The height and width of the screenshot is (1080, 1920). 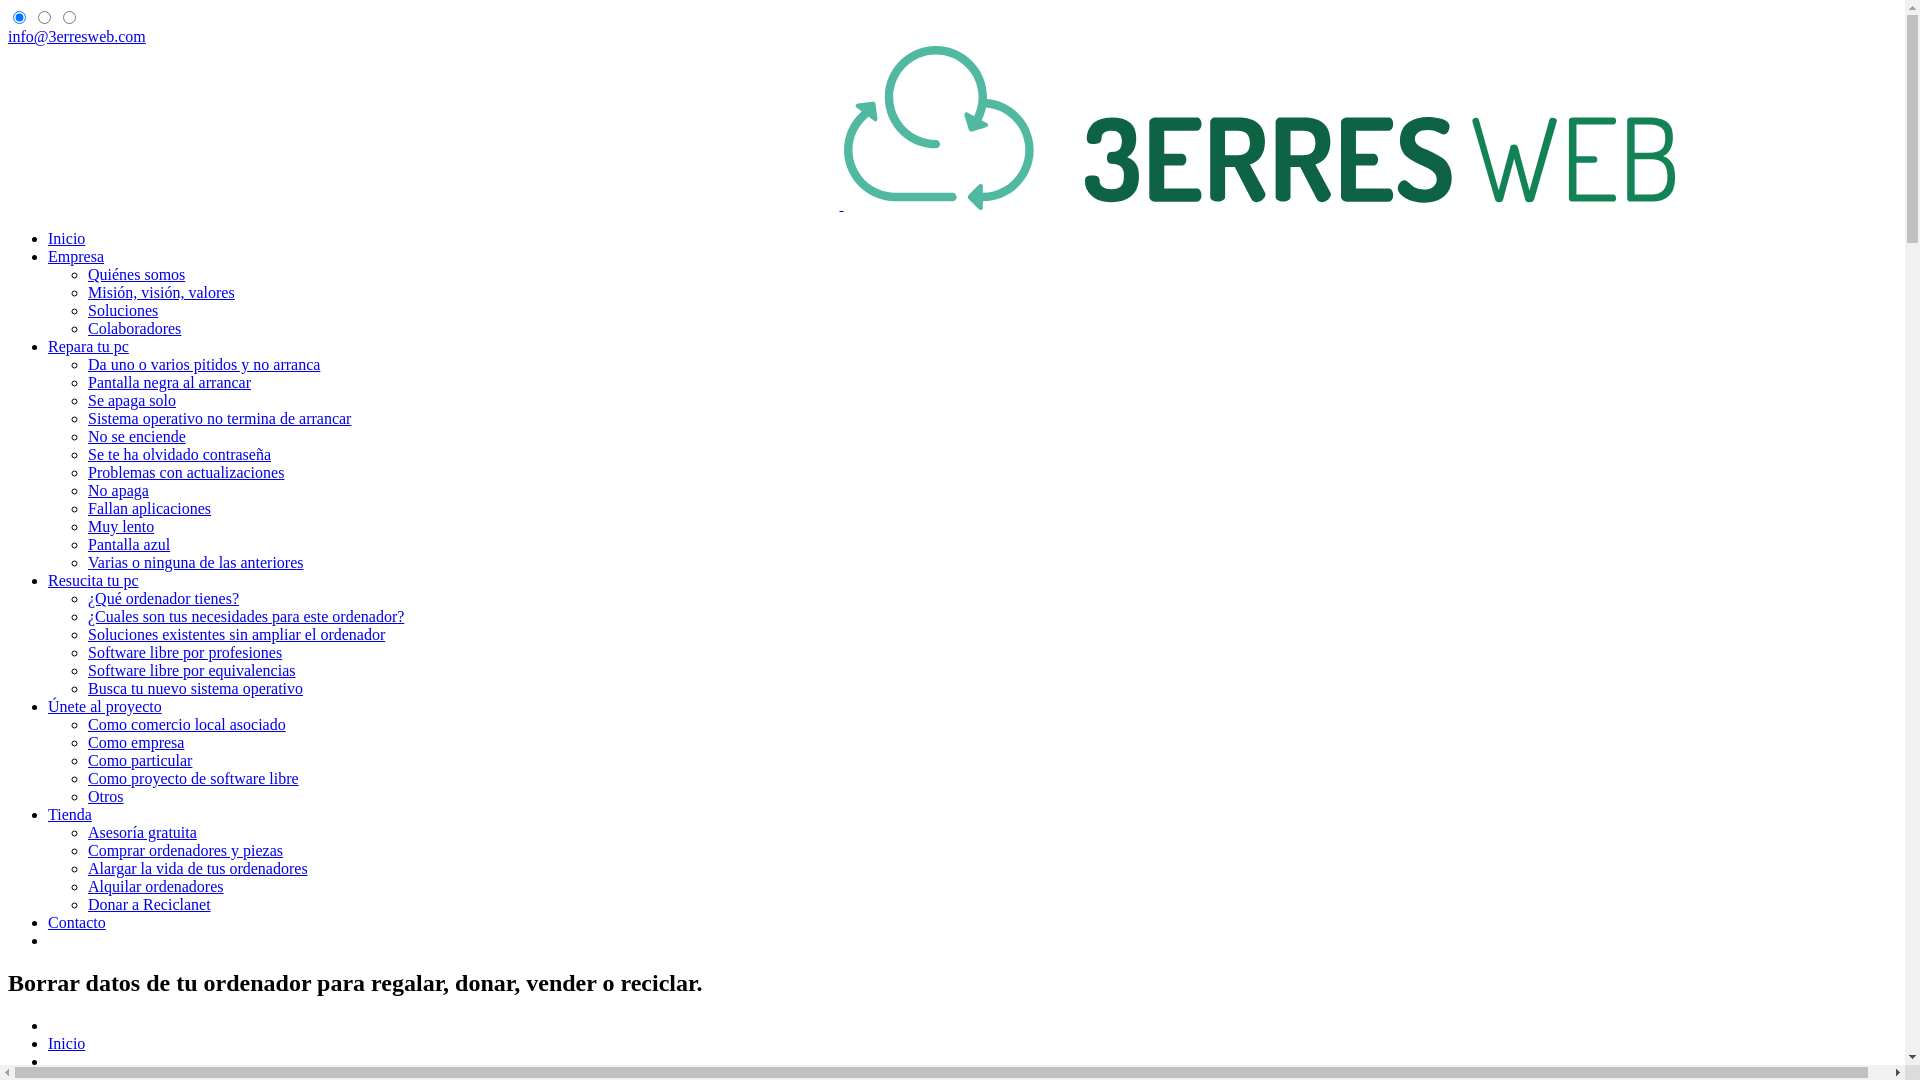 What do you see at coordinates (86, 885) in the screenshot?
I see `'Alquilar ordenadores'` at bounding box center [86, 885].